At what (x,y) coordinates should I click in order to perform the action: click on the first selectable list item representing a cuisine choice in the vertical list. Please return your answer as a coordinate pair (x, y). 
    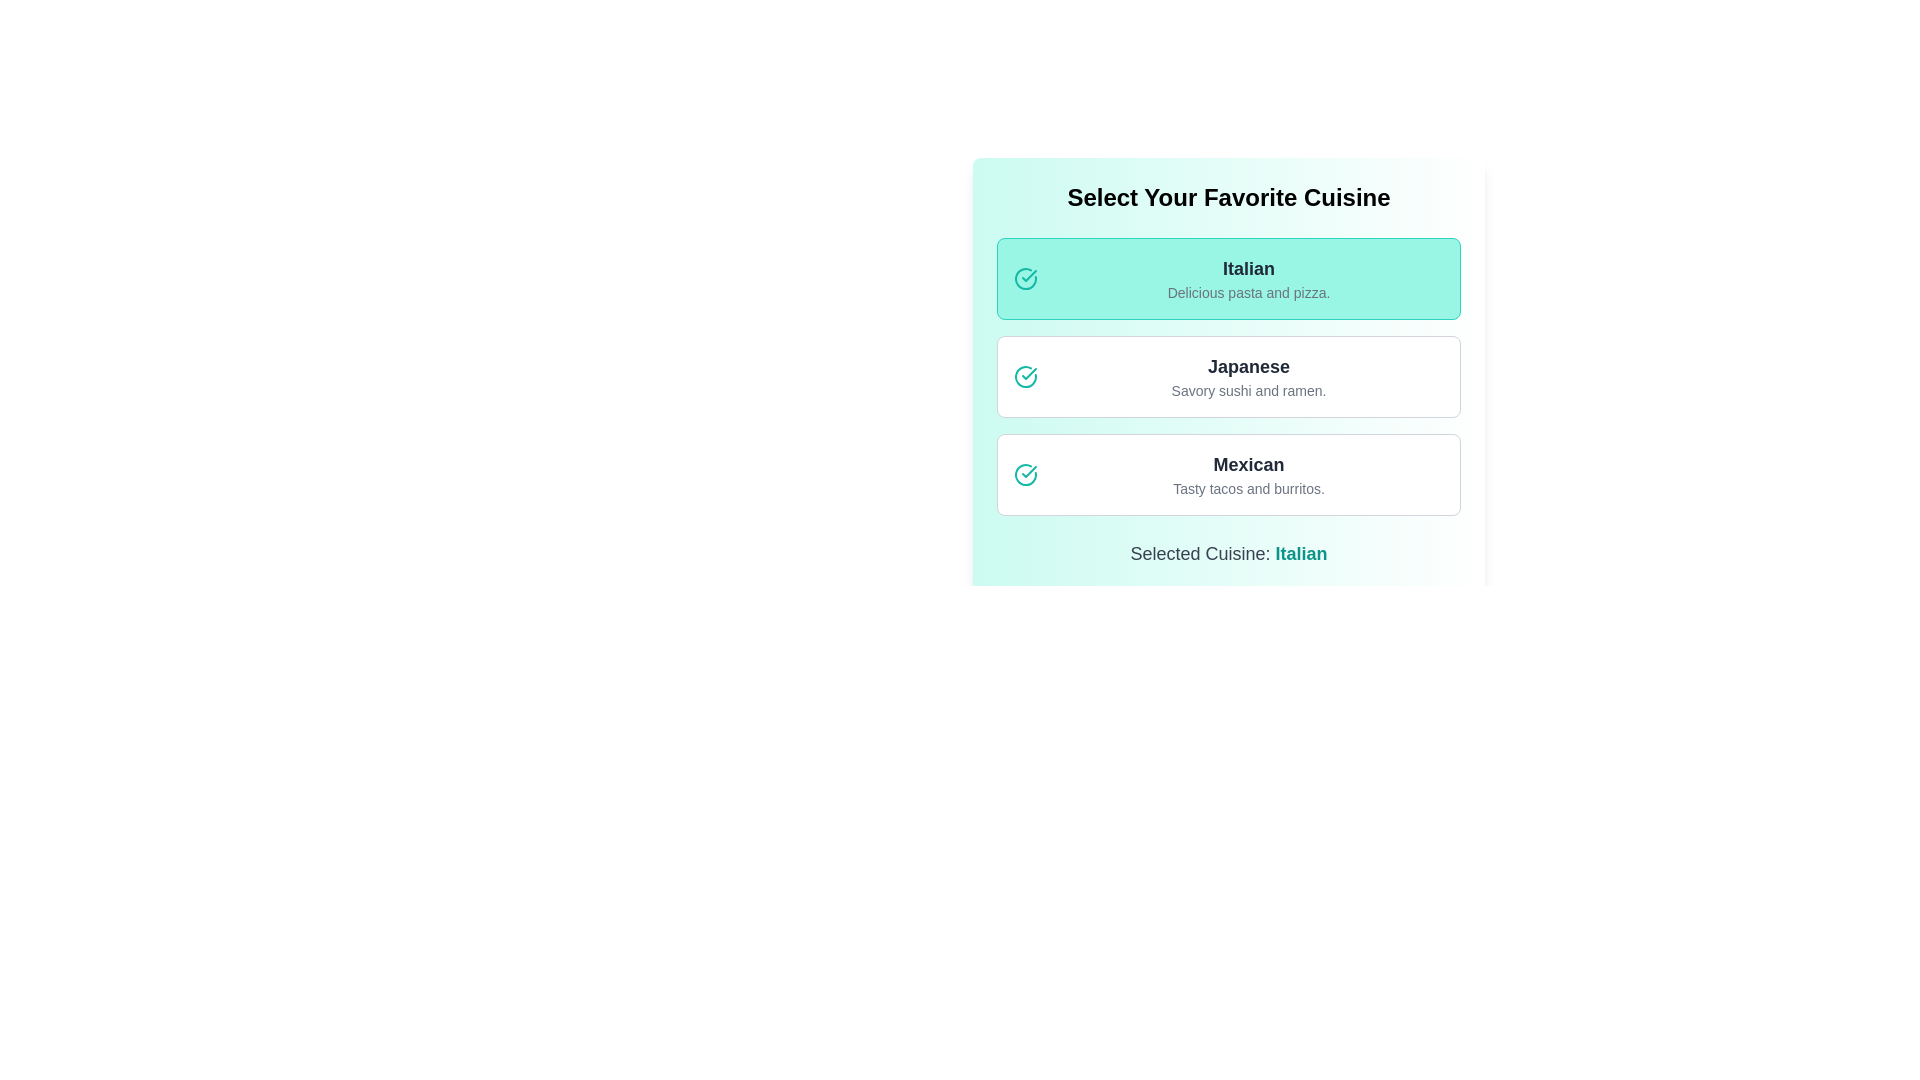
    Looking at the image, I should click on (1227, 278).